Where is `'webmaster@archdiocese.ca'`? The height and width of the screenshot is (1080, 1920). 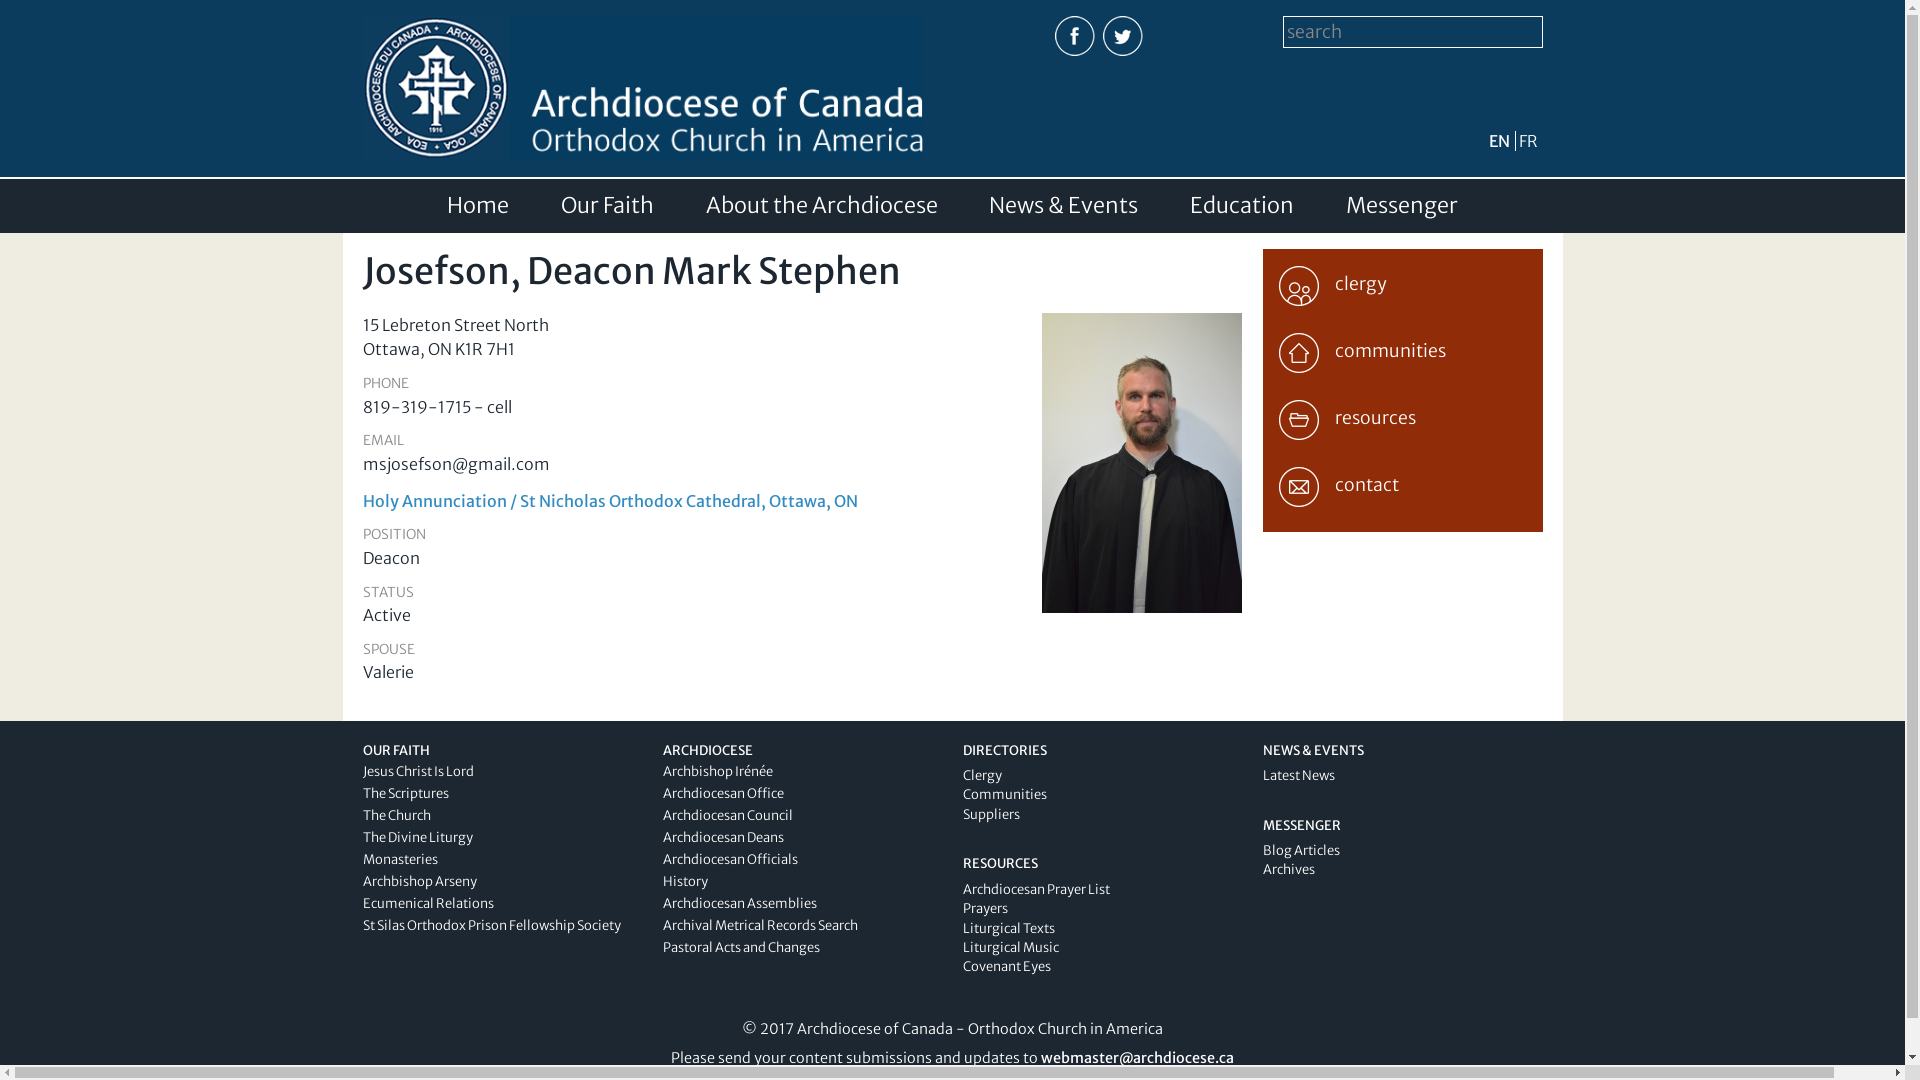 'webmaster@archdiocese.ca' is located at coordinates (1137, 1056).